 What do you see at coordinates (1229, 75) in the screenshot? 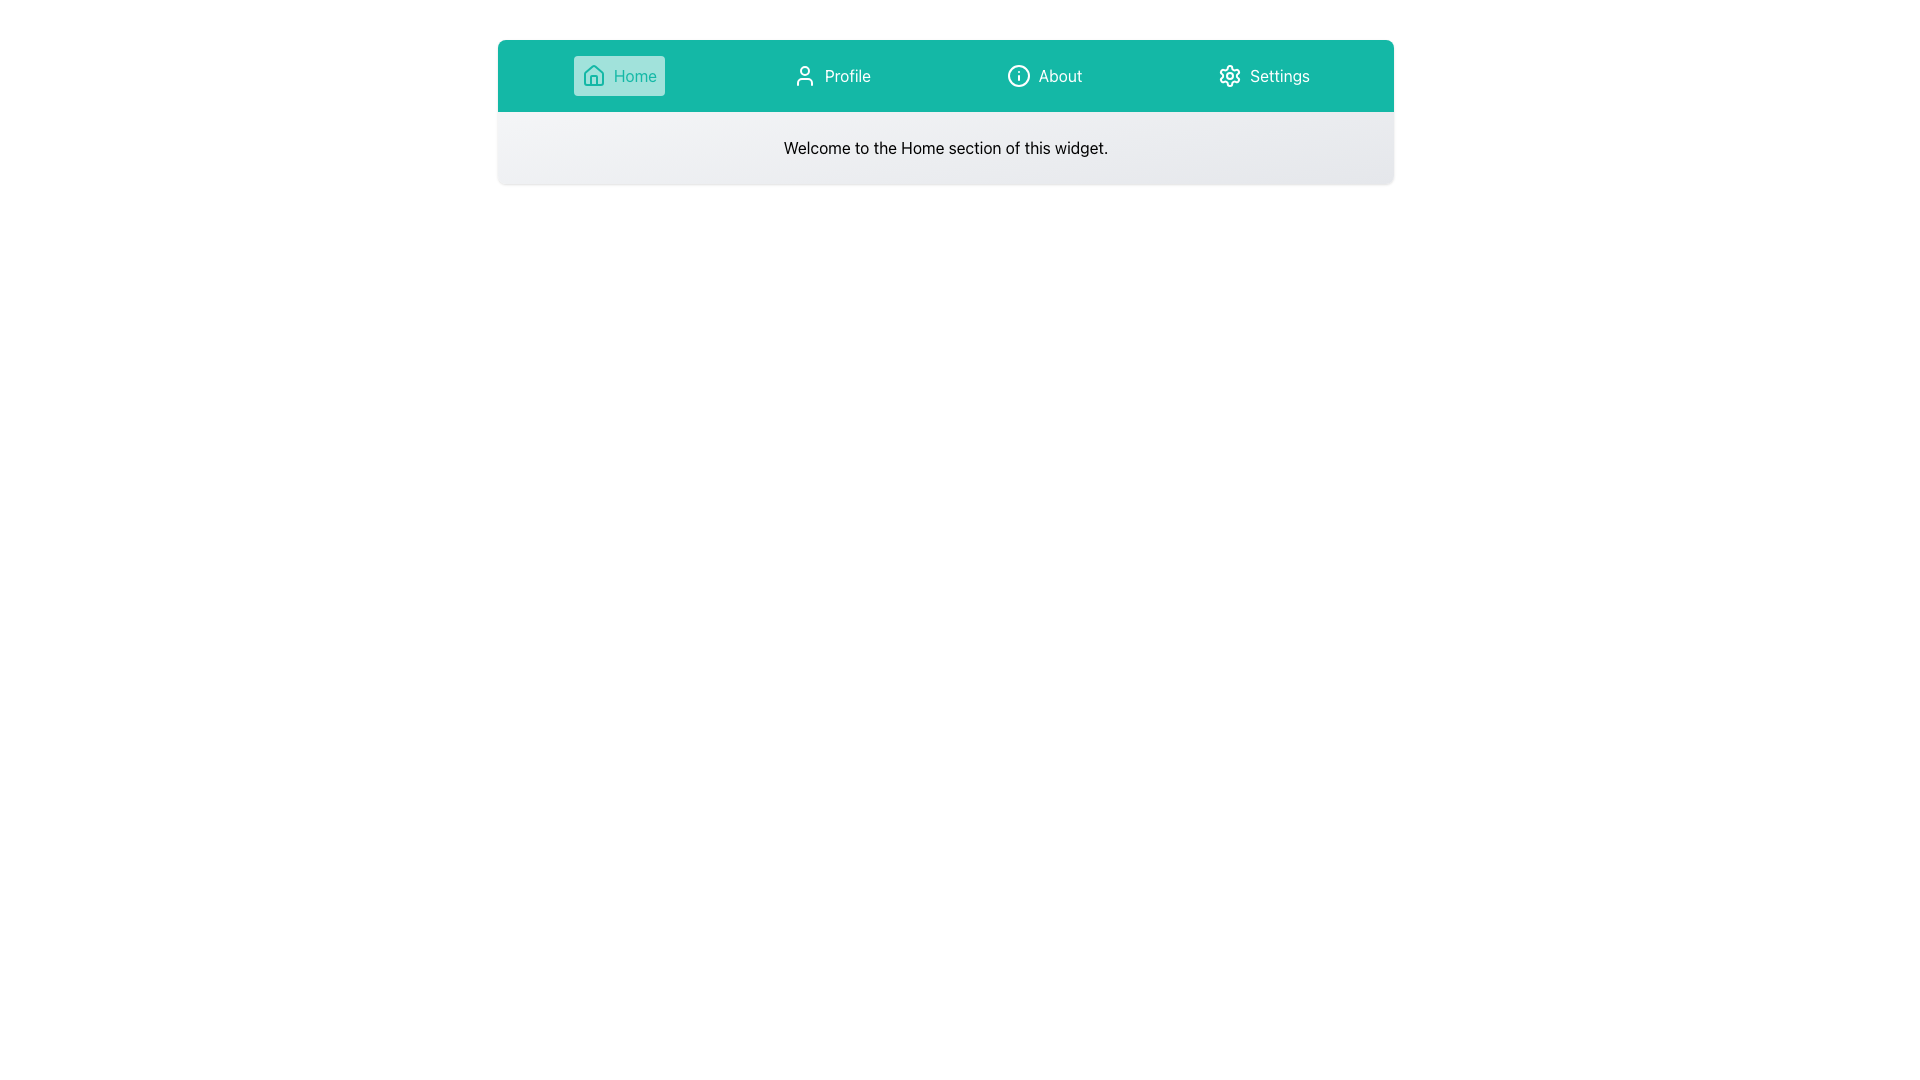
I see `the settings icon, which is a cogwheel symbol located at the rightmost position in the navigation bar` at bounding box center [1229, 75].